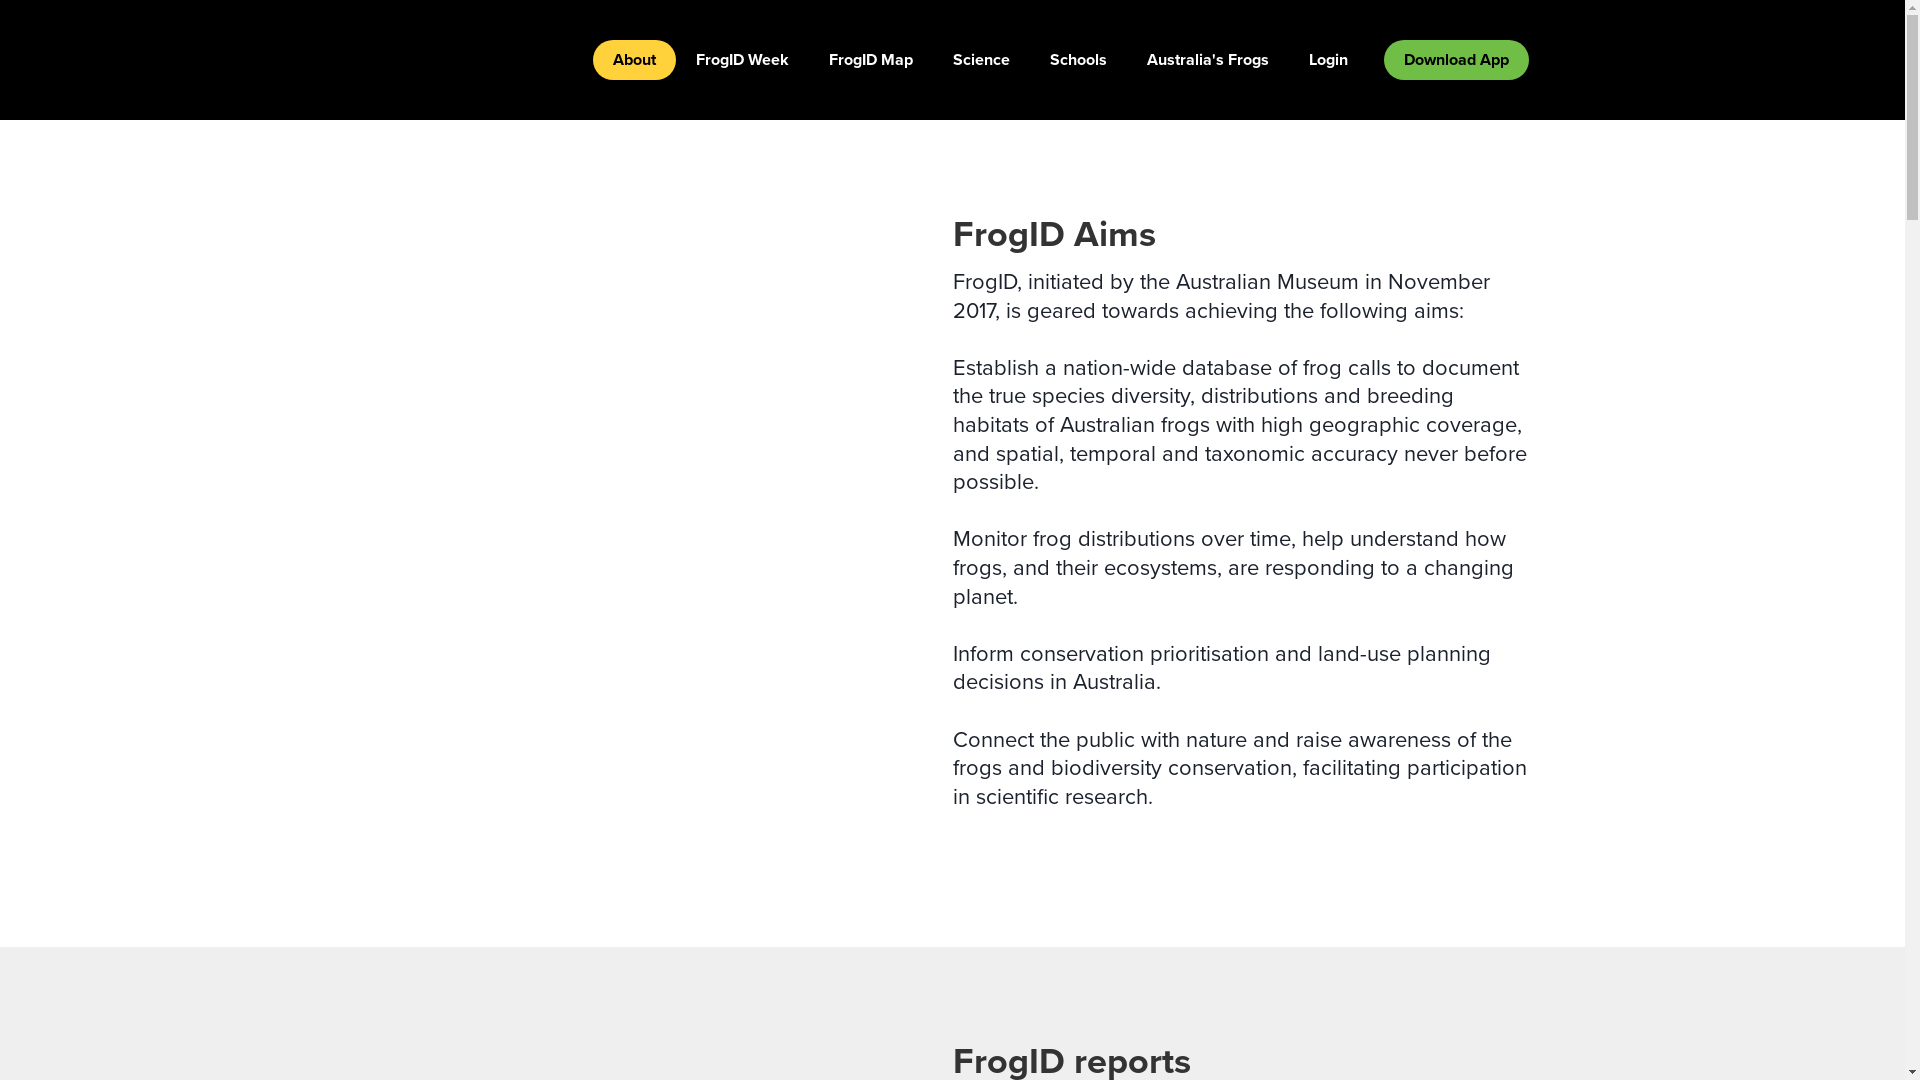 Image resolution: width=1920 pixels, height=1080 pixels. Describe the element at coordinates (632, 59) in the screenshot. I see `'About'` at that location.